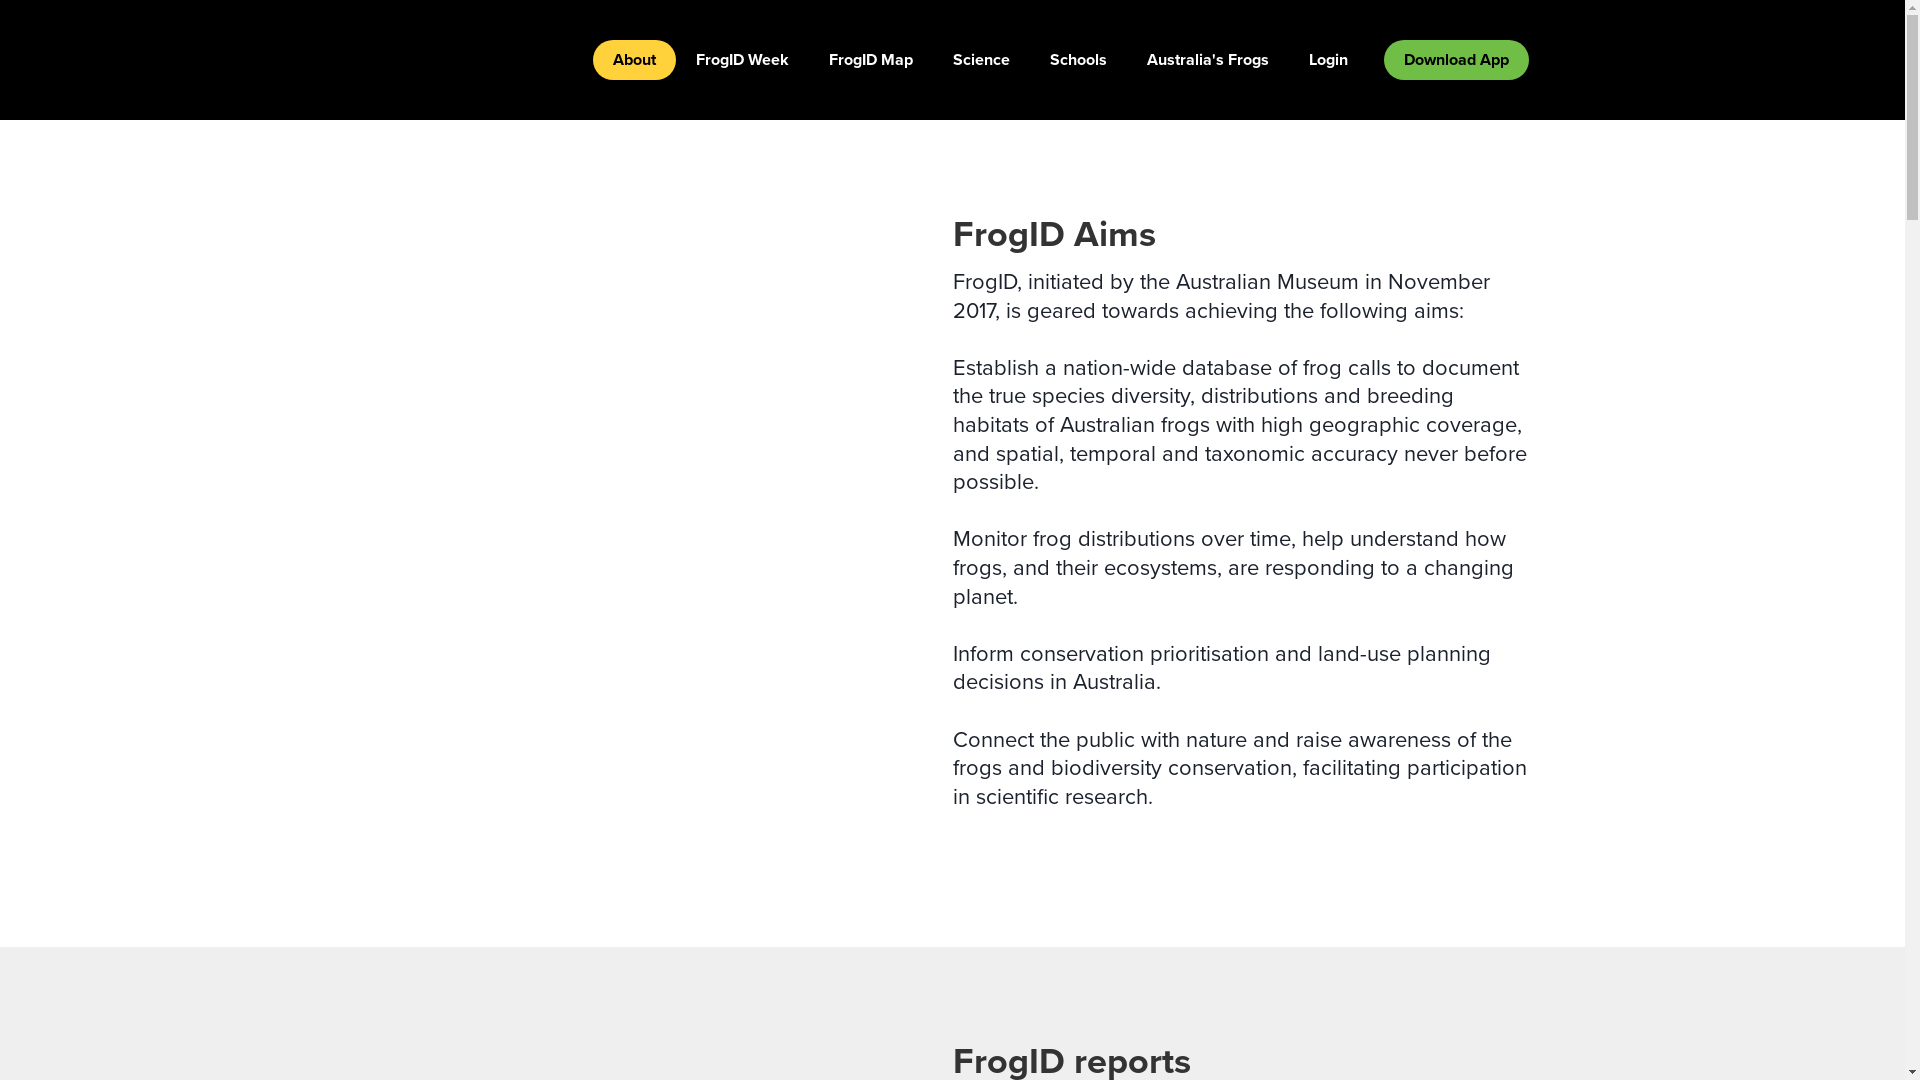 Image resolution: width=1920 pixels, height=1080 pixels. Describe the element at coordinates (632, 59) in the screenshot. I see `'About'` at that location.